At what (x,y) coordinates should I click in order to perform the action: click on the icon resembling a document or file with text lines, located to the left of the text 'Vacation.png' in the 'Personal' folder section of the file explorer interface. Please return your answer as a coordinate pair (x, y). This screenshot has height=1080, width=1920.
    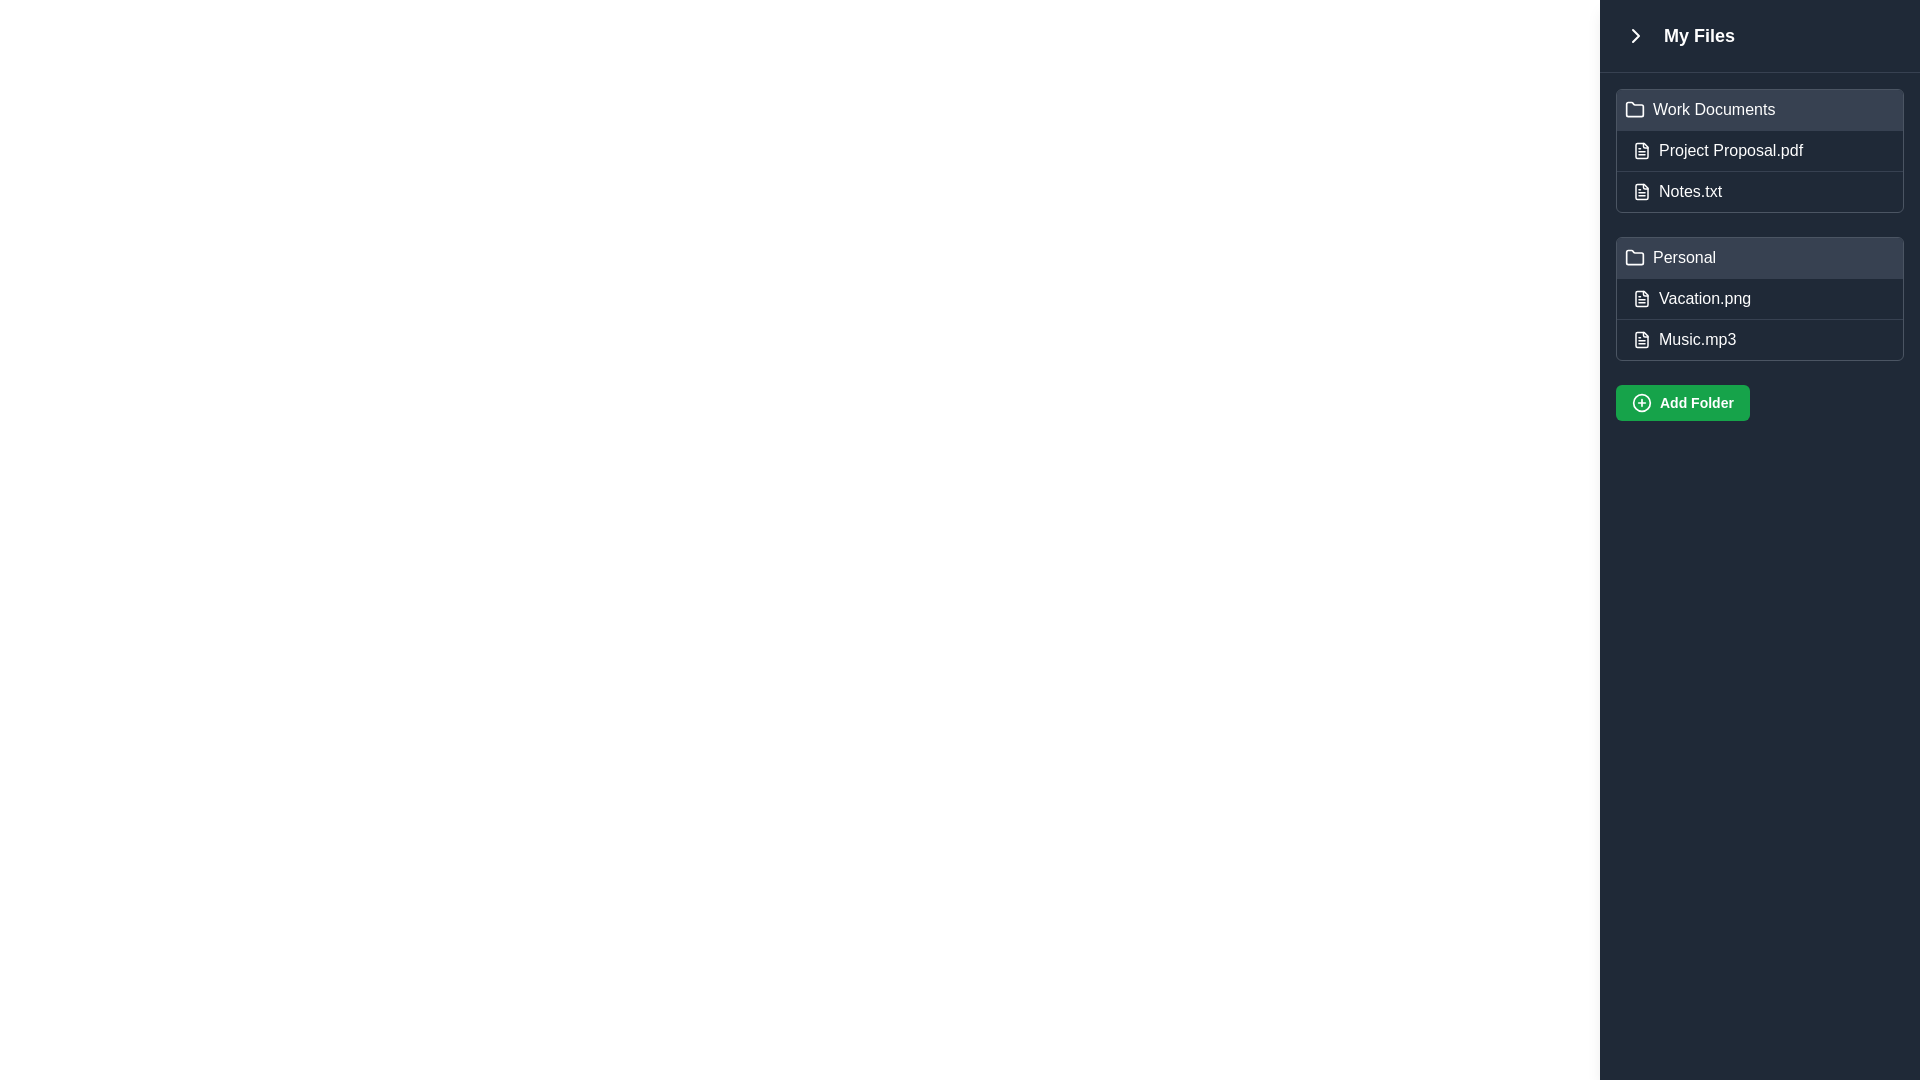
    Looking at the image, I should click on (1641, 299).